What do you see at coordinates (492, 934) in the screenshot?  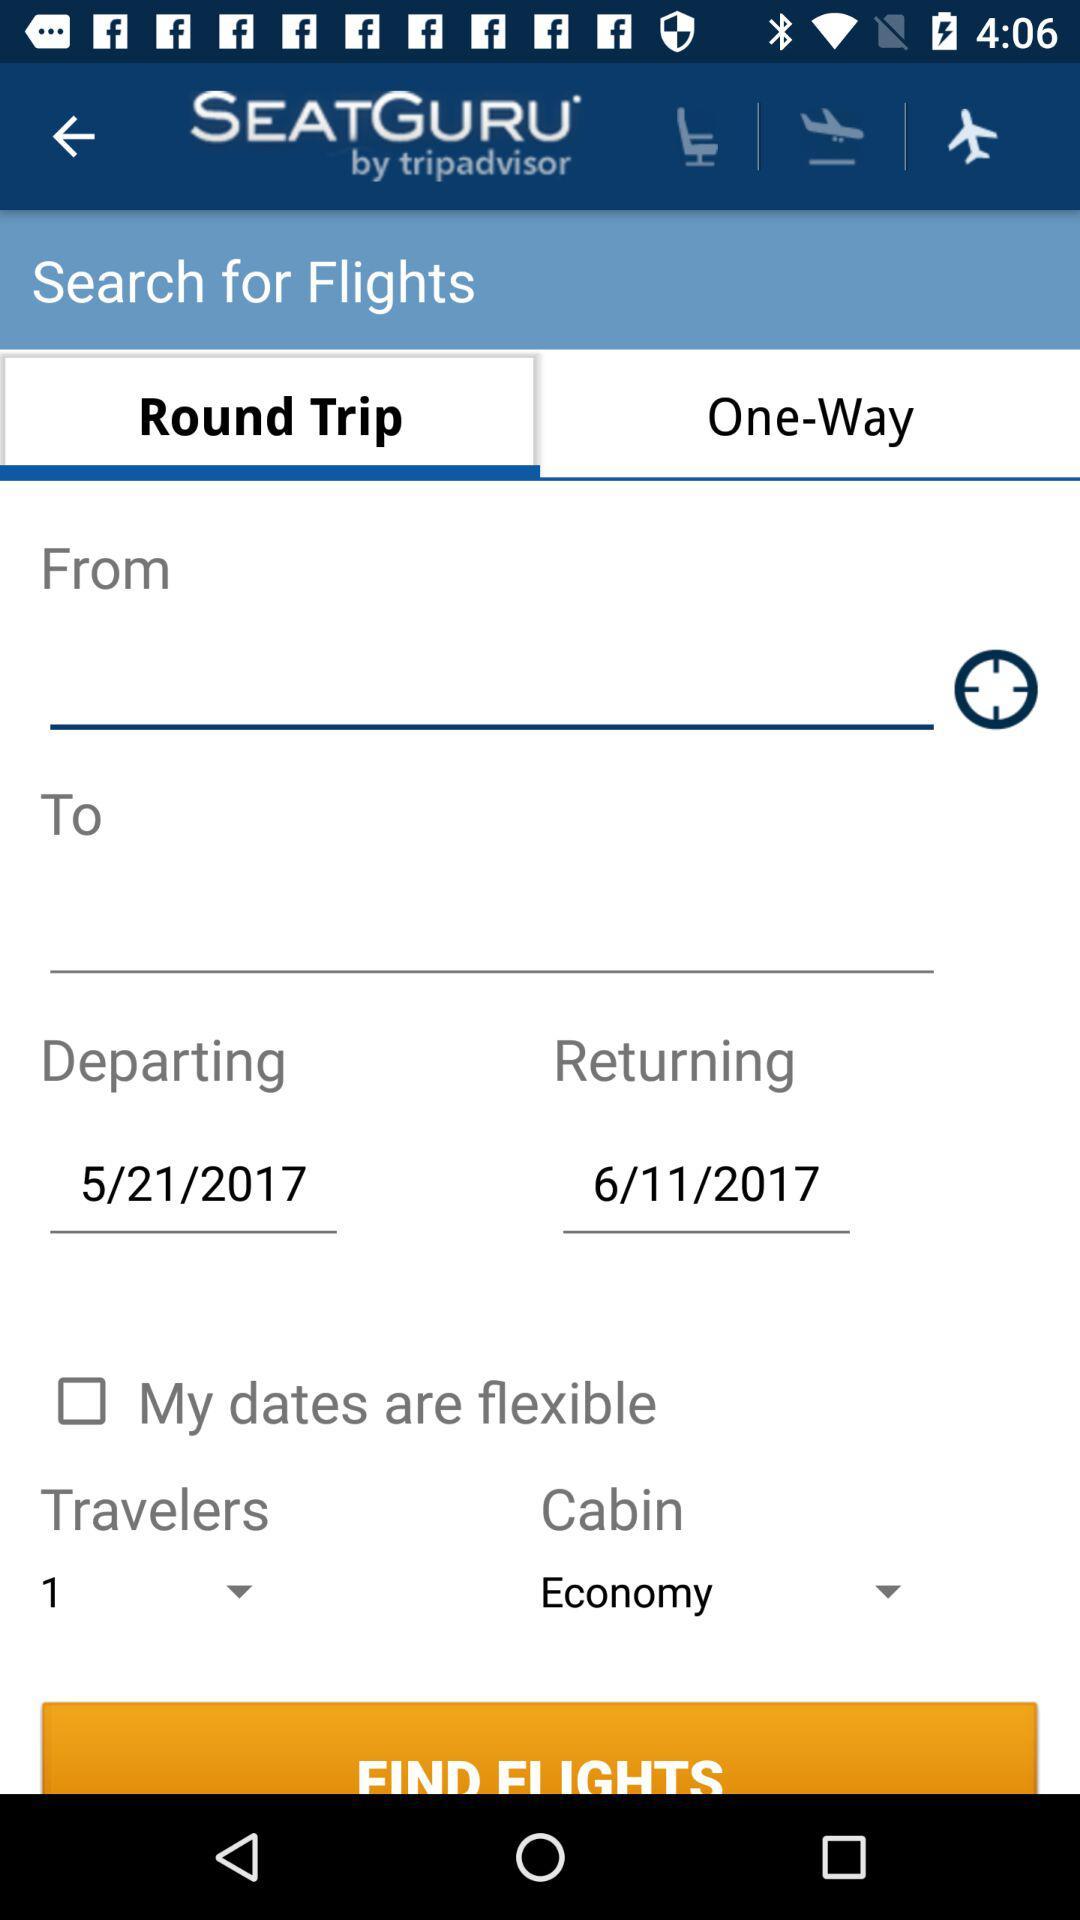 I see `destination` at bounding box center [492, 934].